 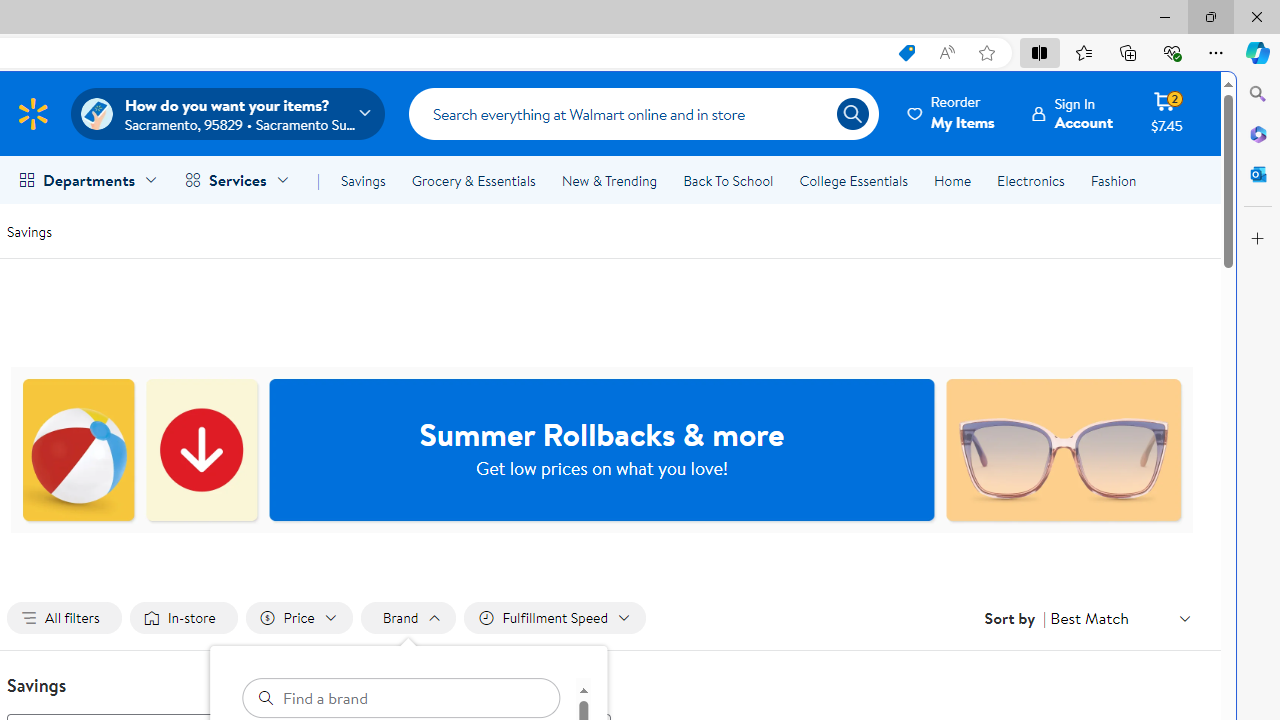 What do you see at coordinates (1121, 617) in the screenshot?
I see `'Sort by Best Match'` at bounding box center [1121, 617].